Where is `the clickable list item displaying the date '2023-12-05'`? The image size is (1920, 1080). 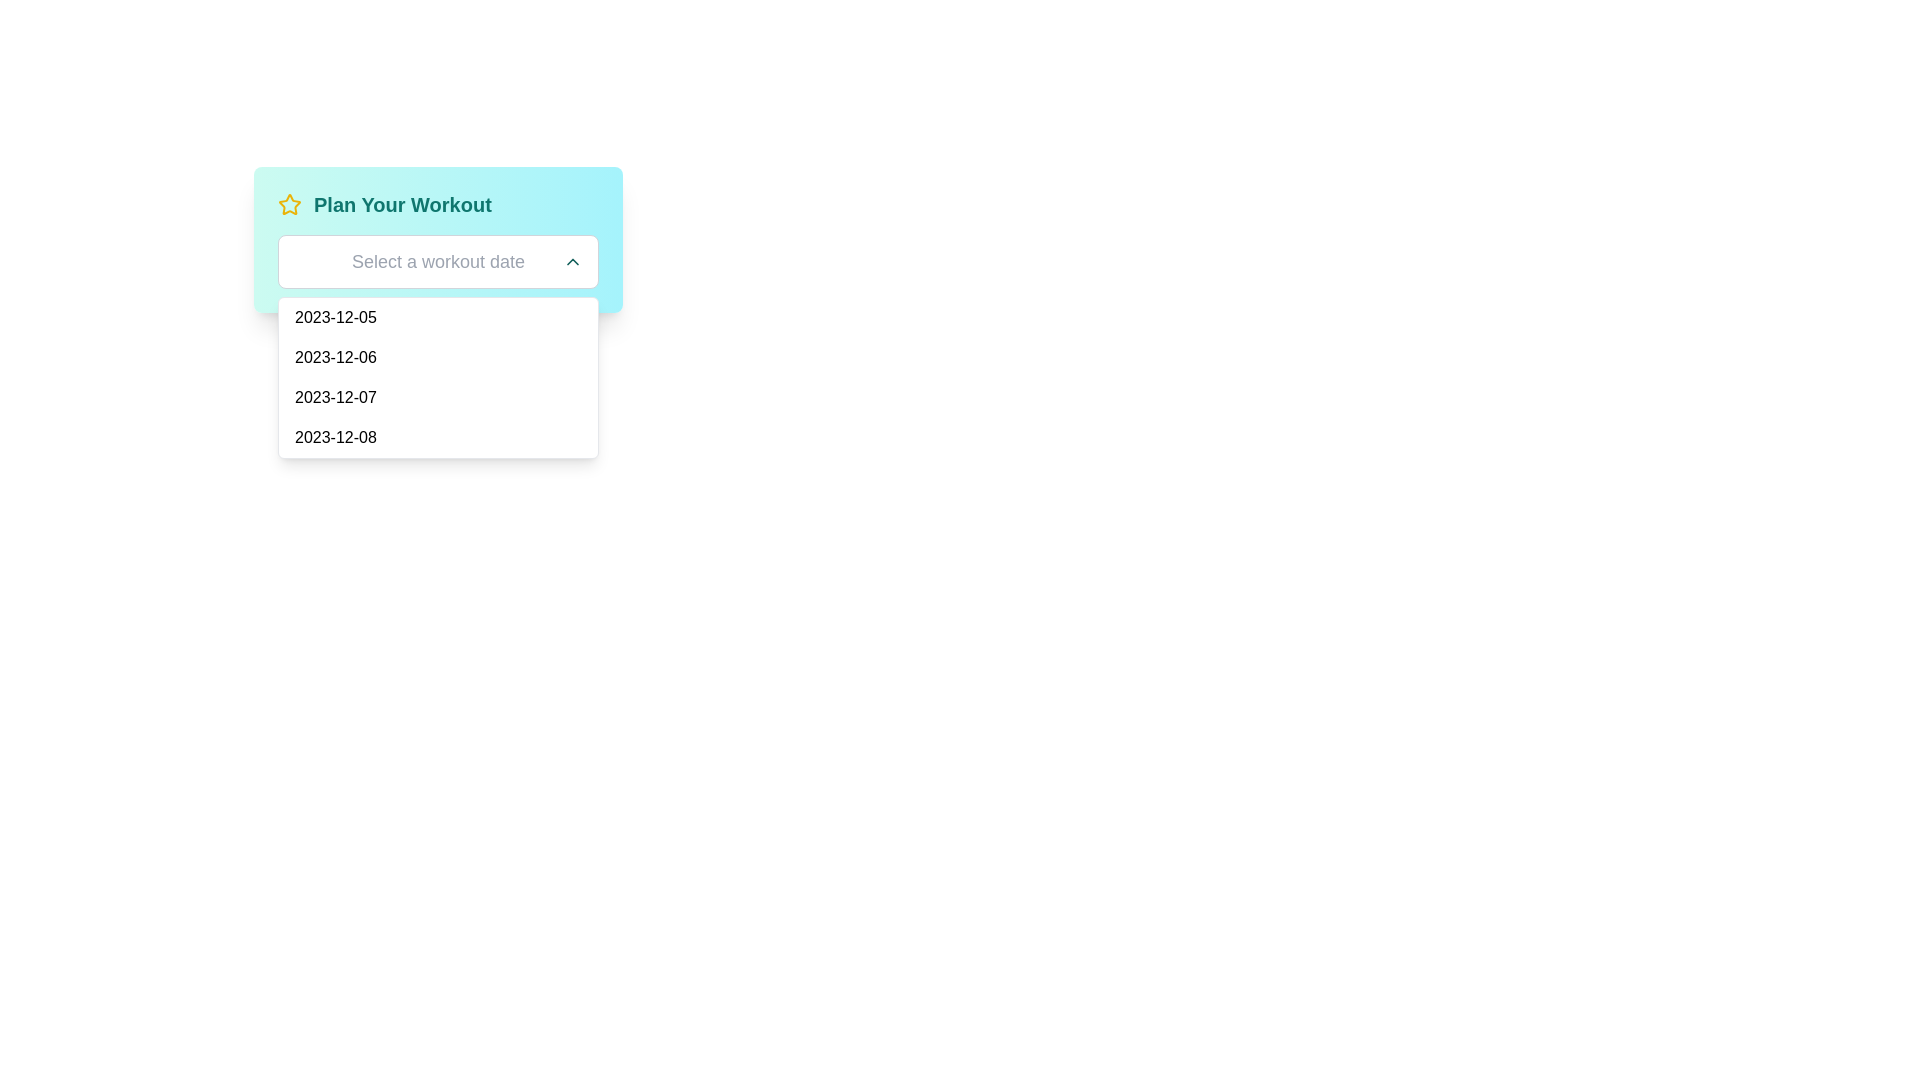 the clickable list item displaying the date '2023-12-05' is located at coordinates (437, 316).